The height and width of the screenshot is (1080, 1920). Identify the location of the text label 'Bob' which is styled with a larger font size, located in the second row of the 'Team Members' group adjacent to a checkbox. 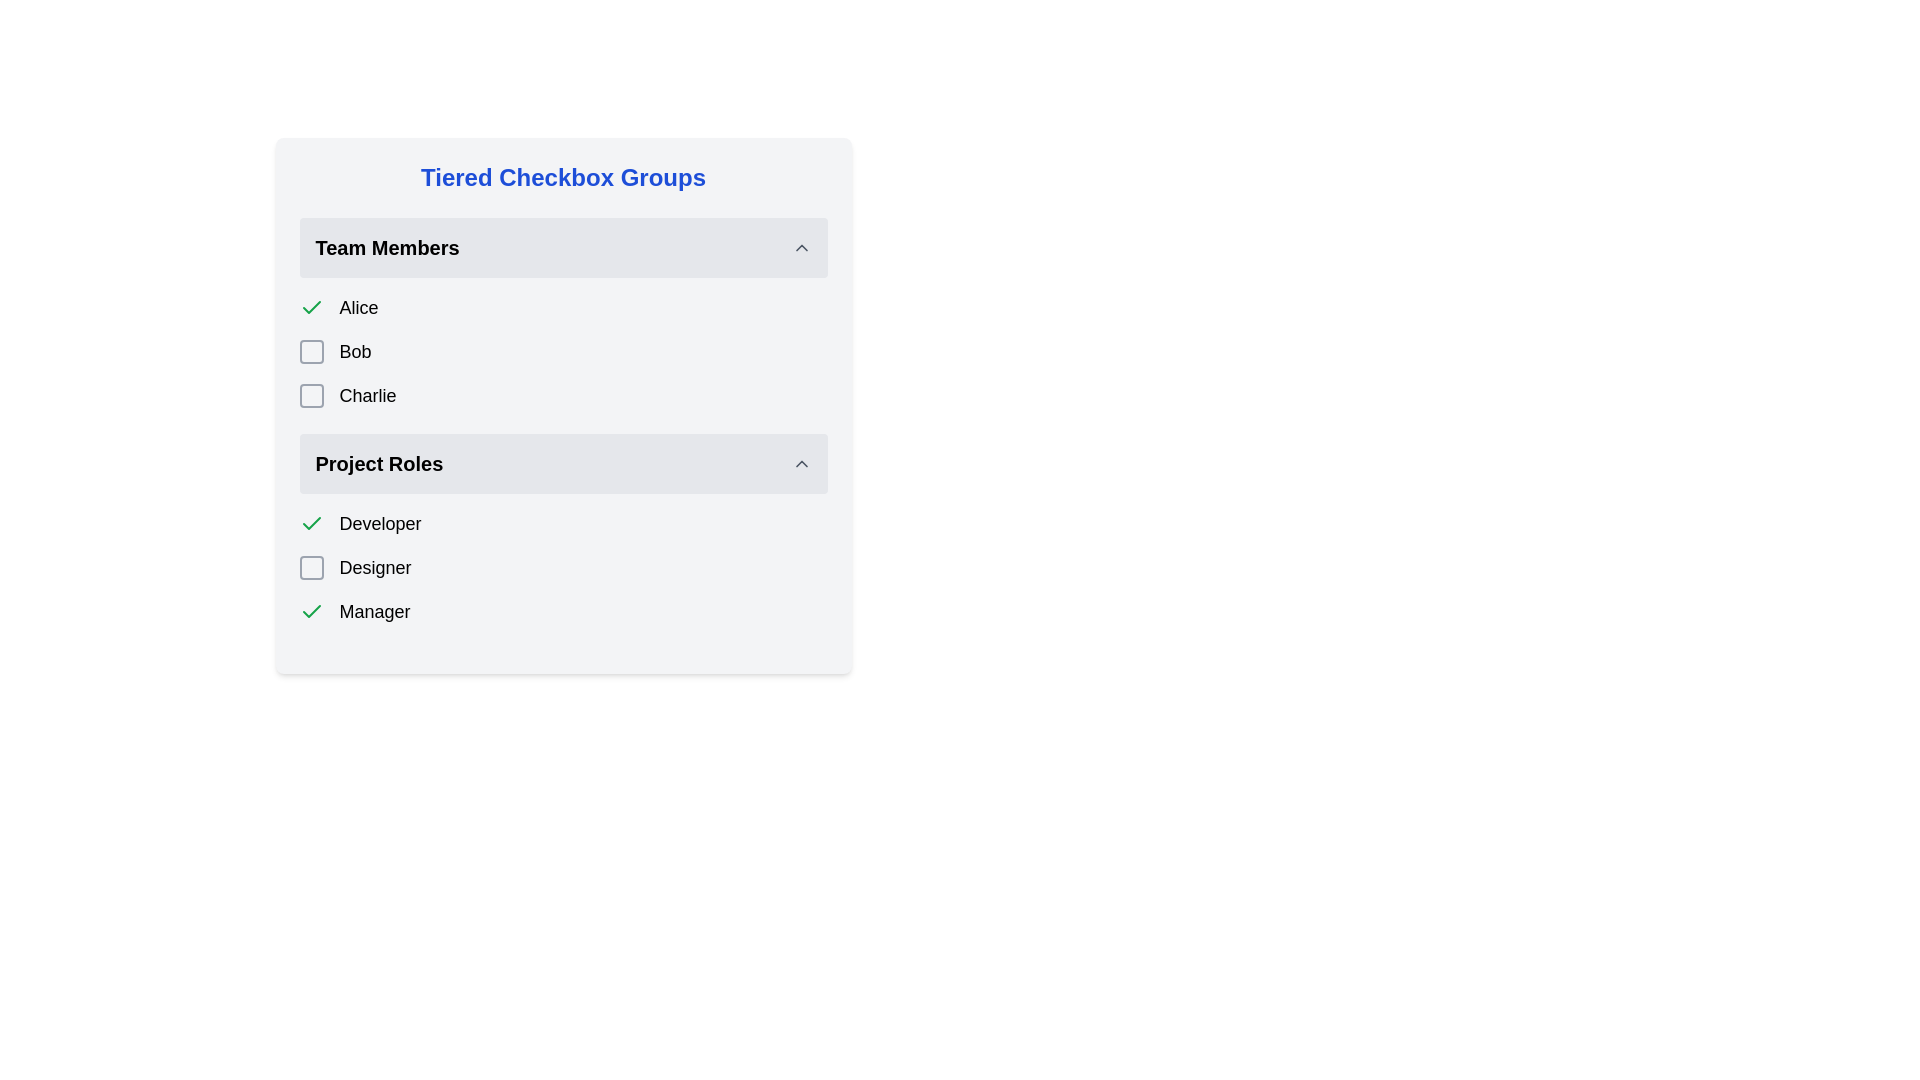
(355, 350).